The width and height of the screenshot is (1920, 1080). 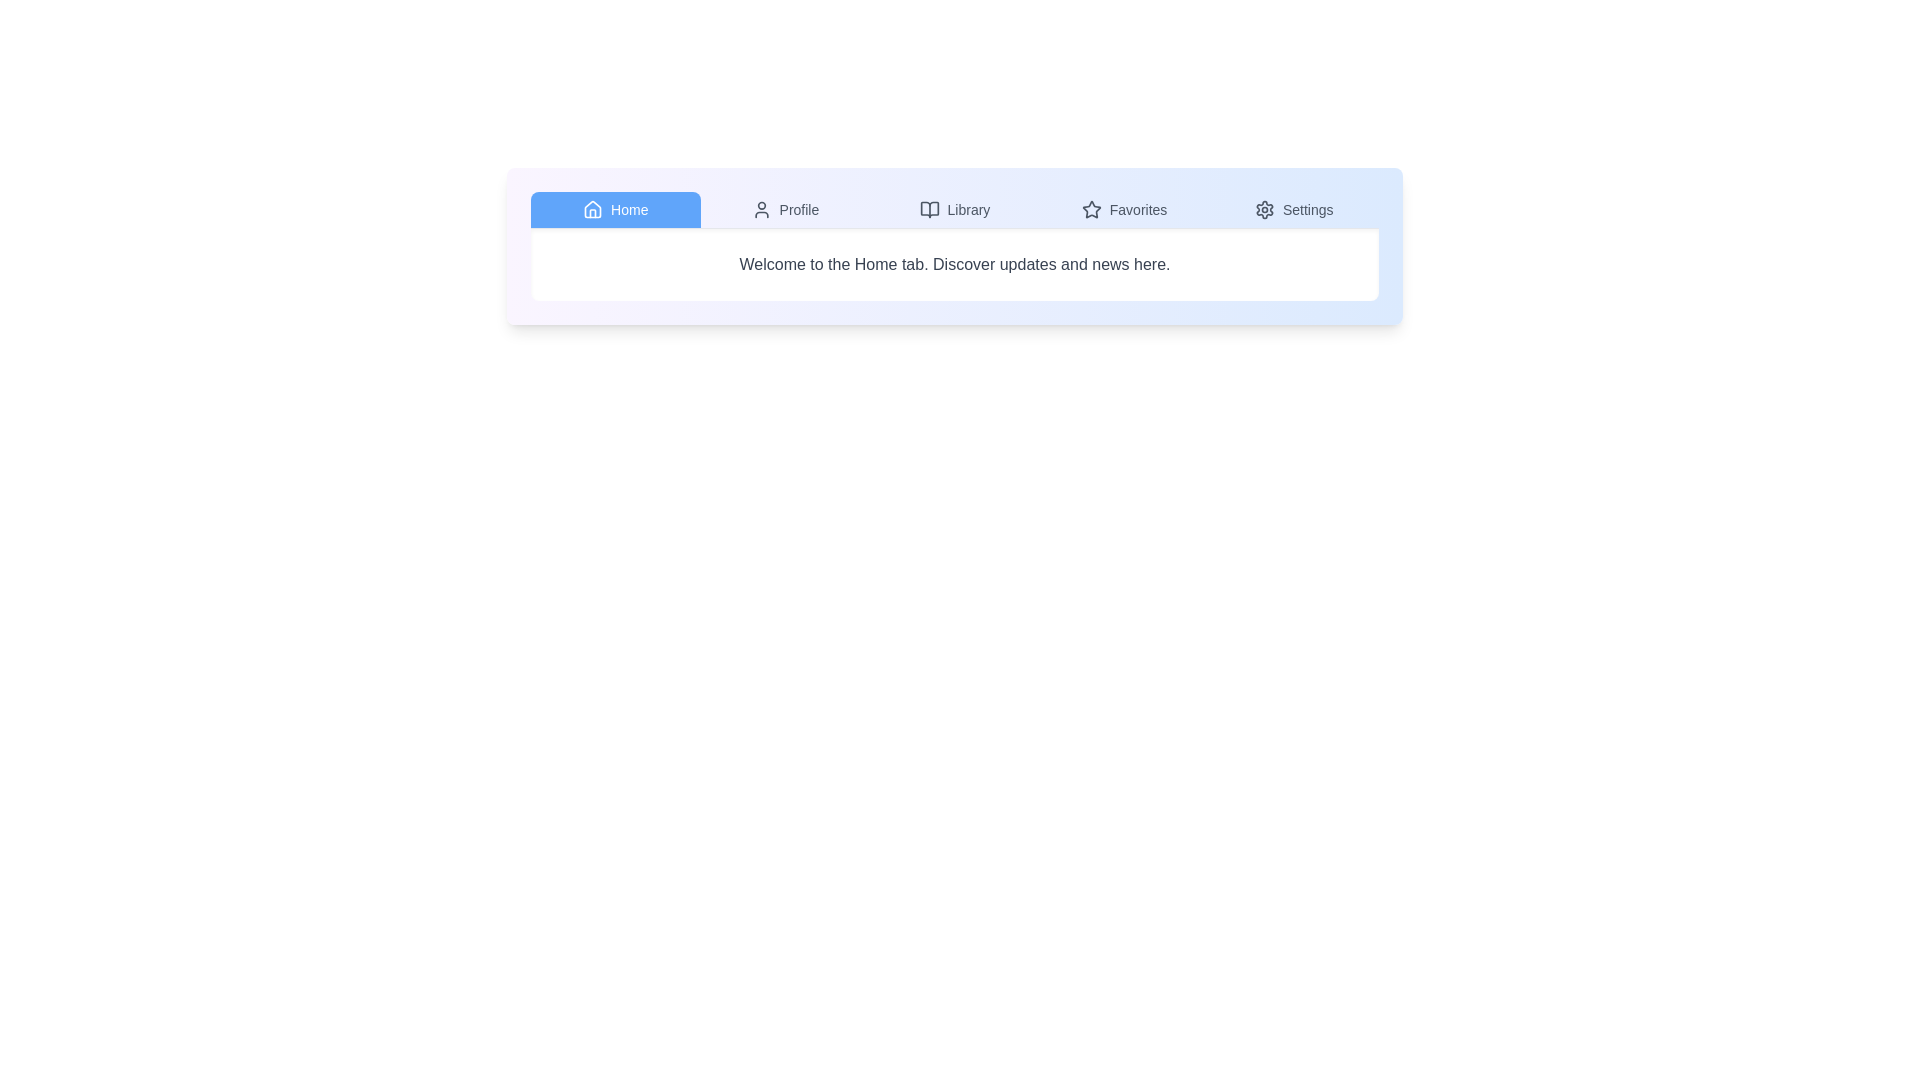 What do you see at coordinates (784, 209) in the screenshot?
I see `the 'Profile' navigation tab which is the second tab in the horizontal navigation bar at the top of the page` at bounding box center [784, 209].